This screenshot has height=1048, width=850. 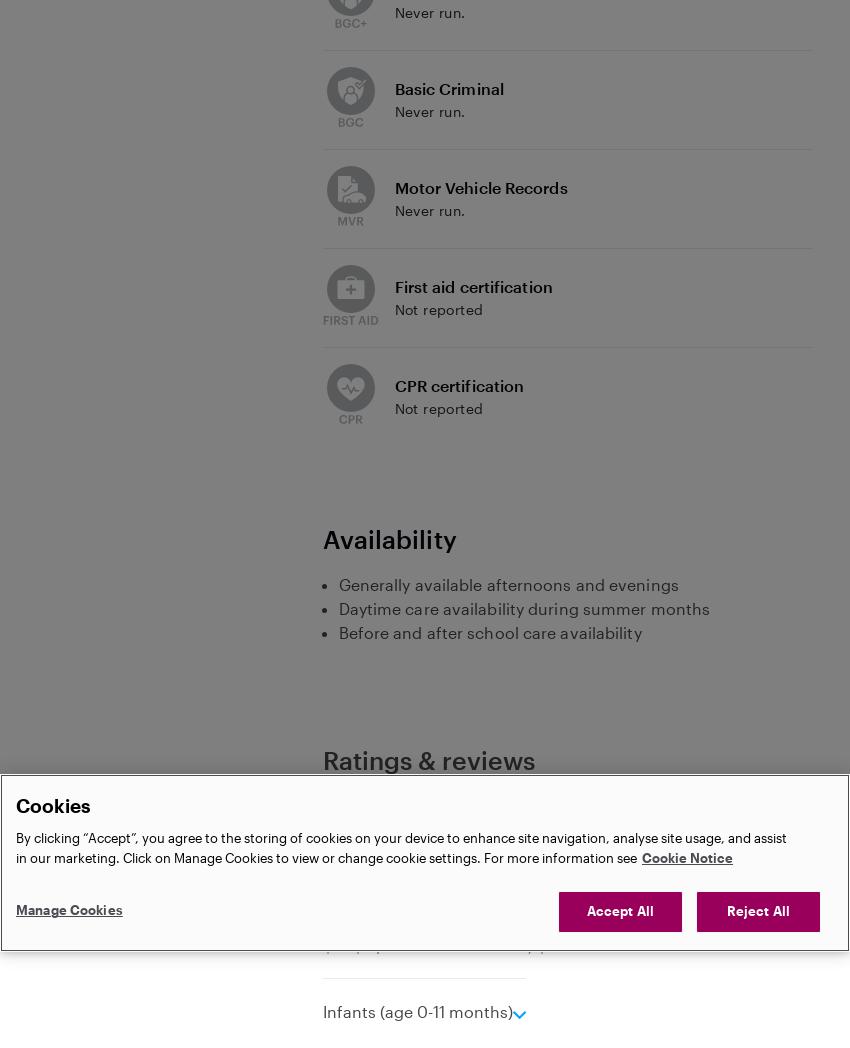 I want to click on 'Generally available afternoons and evenings', so click(x=507, y=583).